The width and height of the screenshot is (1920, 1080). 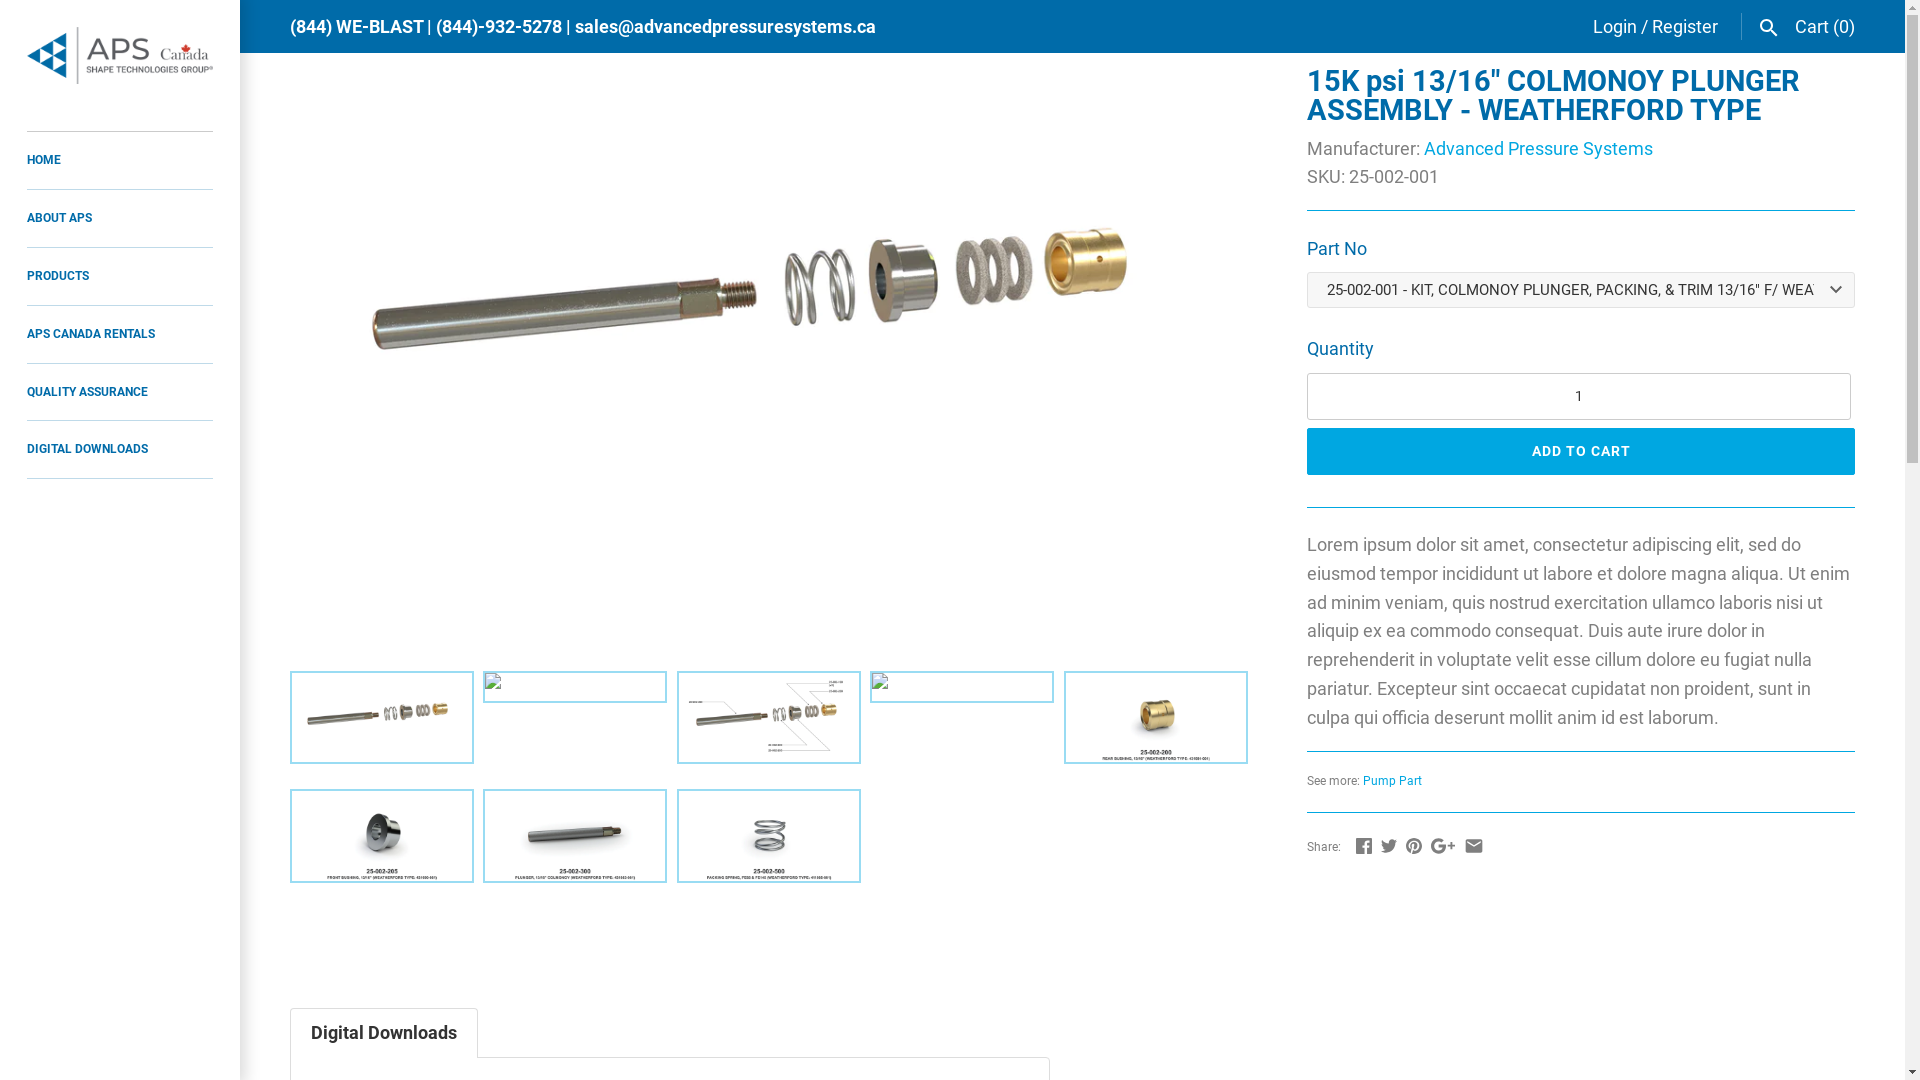 What do you see at coordinates (1824, 26) in the screenshot?
I see `'Cart (0)'` at bounding box center [1824, 26].